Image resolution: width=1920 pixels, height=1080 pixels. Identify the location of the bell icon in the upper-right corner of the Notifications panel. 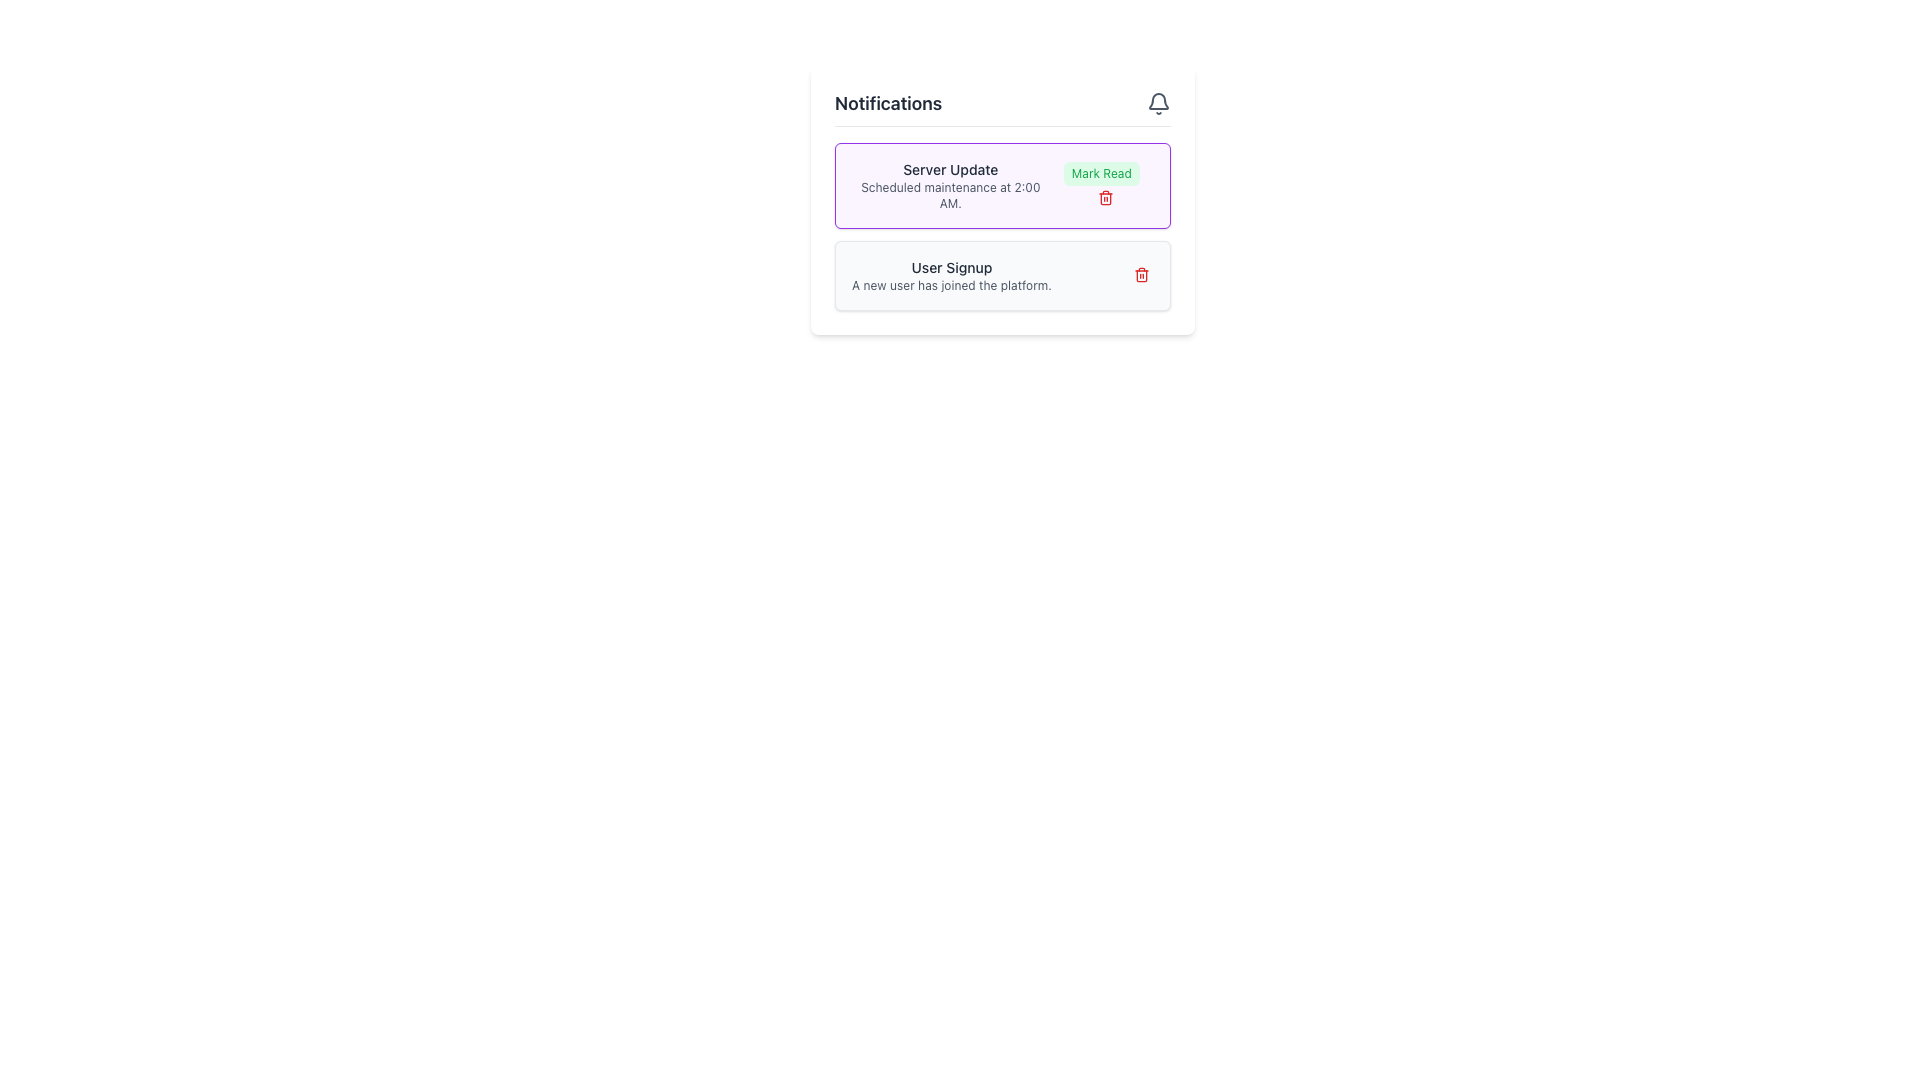
(1158, 104).